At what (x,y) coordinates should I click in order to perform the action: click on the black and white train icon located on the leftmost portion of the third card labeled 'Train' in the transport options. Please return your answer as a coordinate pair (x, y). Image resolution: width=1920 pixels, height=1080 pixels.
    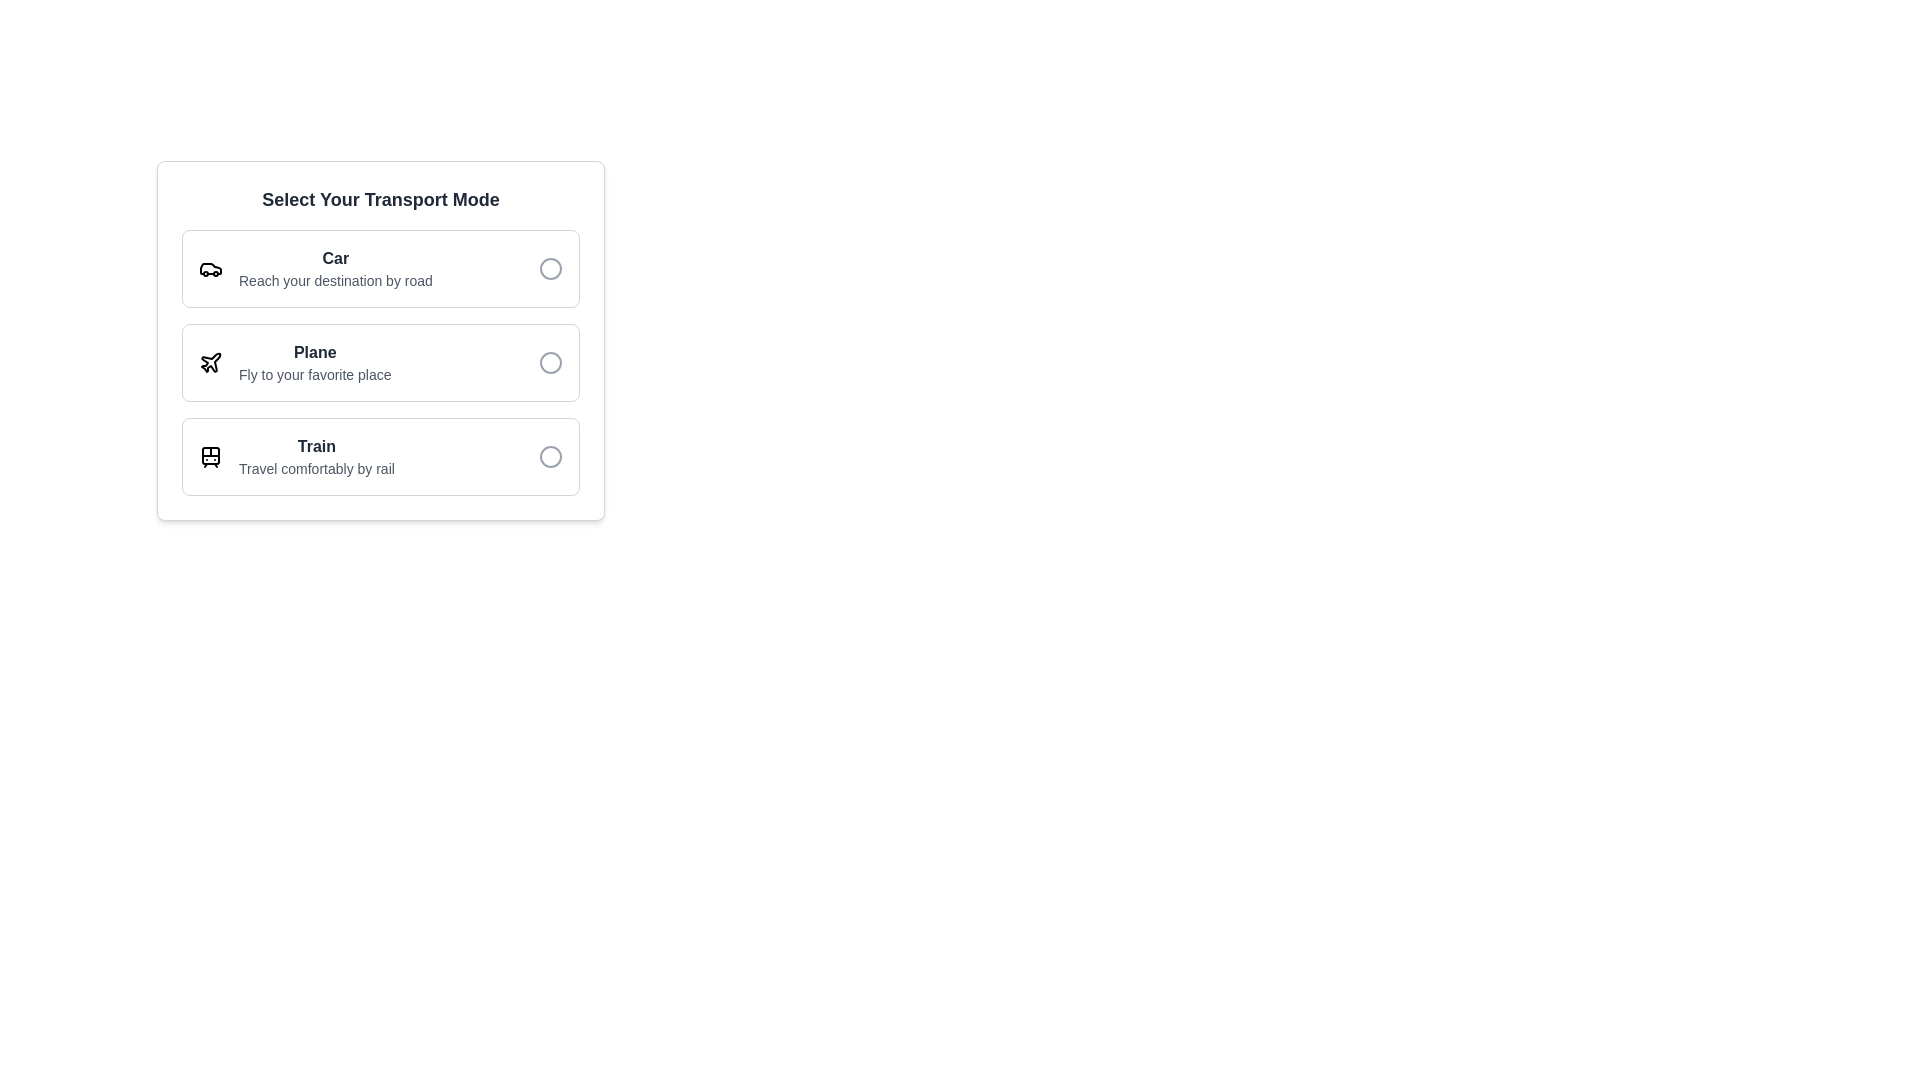
    Looking at the image, I should click on (211, 456).